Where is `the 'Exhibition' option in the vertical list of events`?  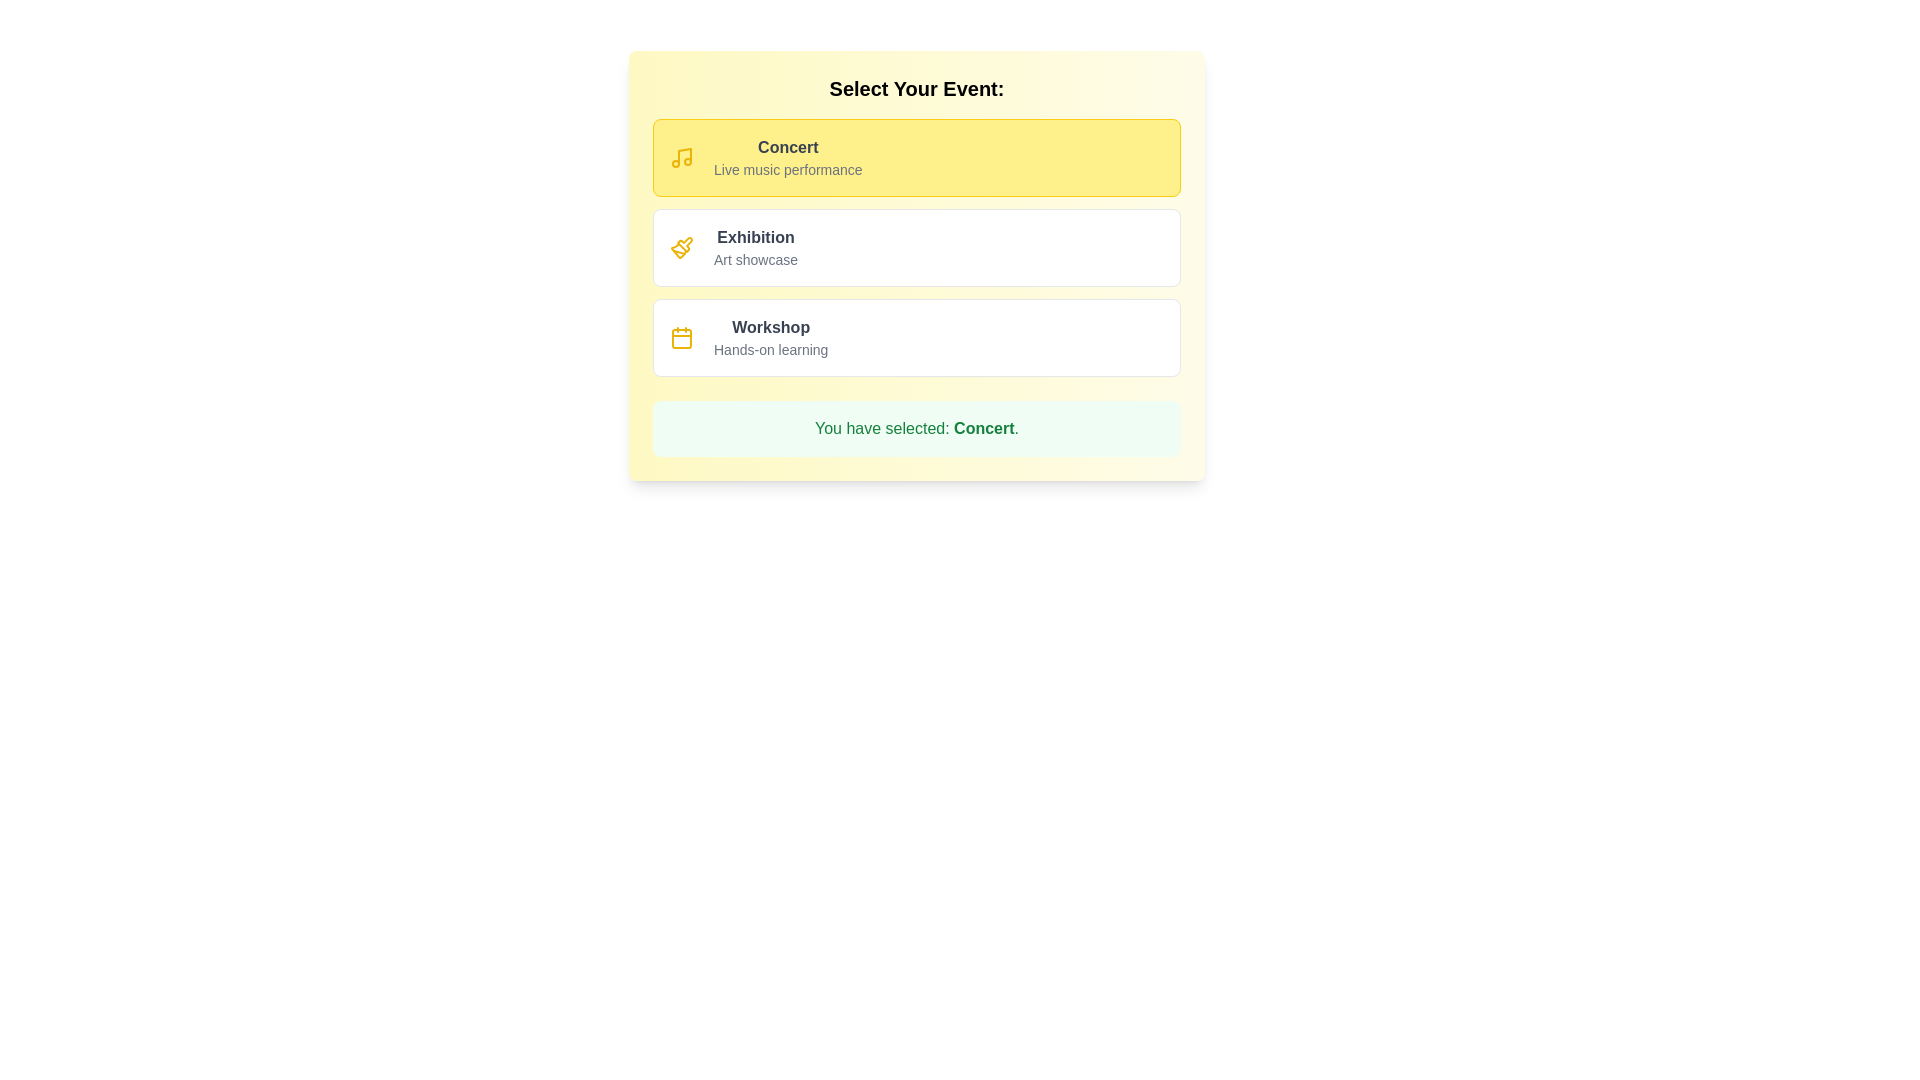
the 'Exhibition' option in the vertical list of events is located at coordinates (915, 246).